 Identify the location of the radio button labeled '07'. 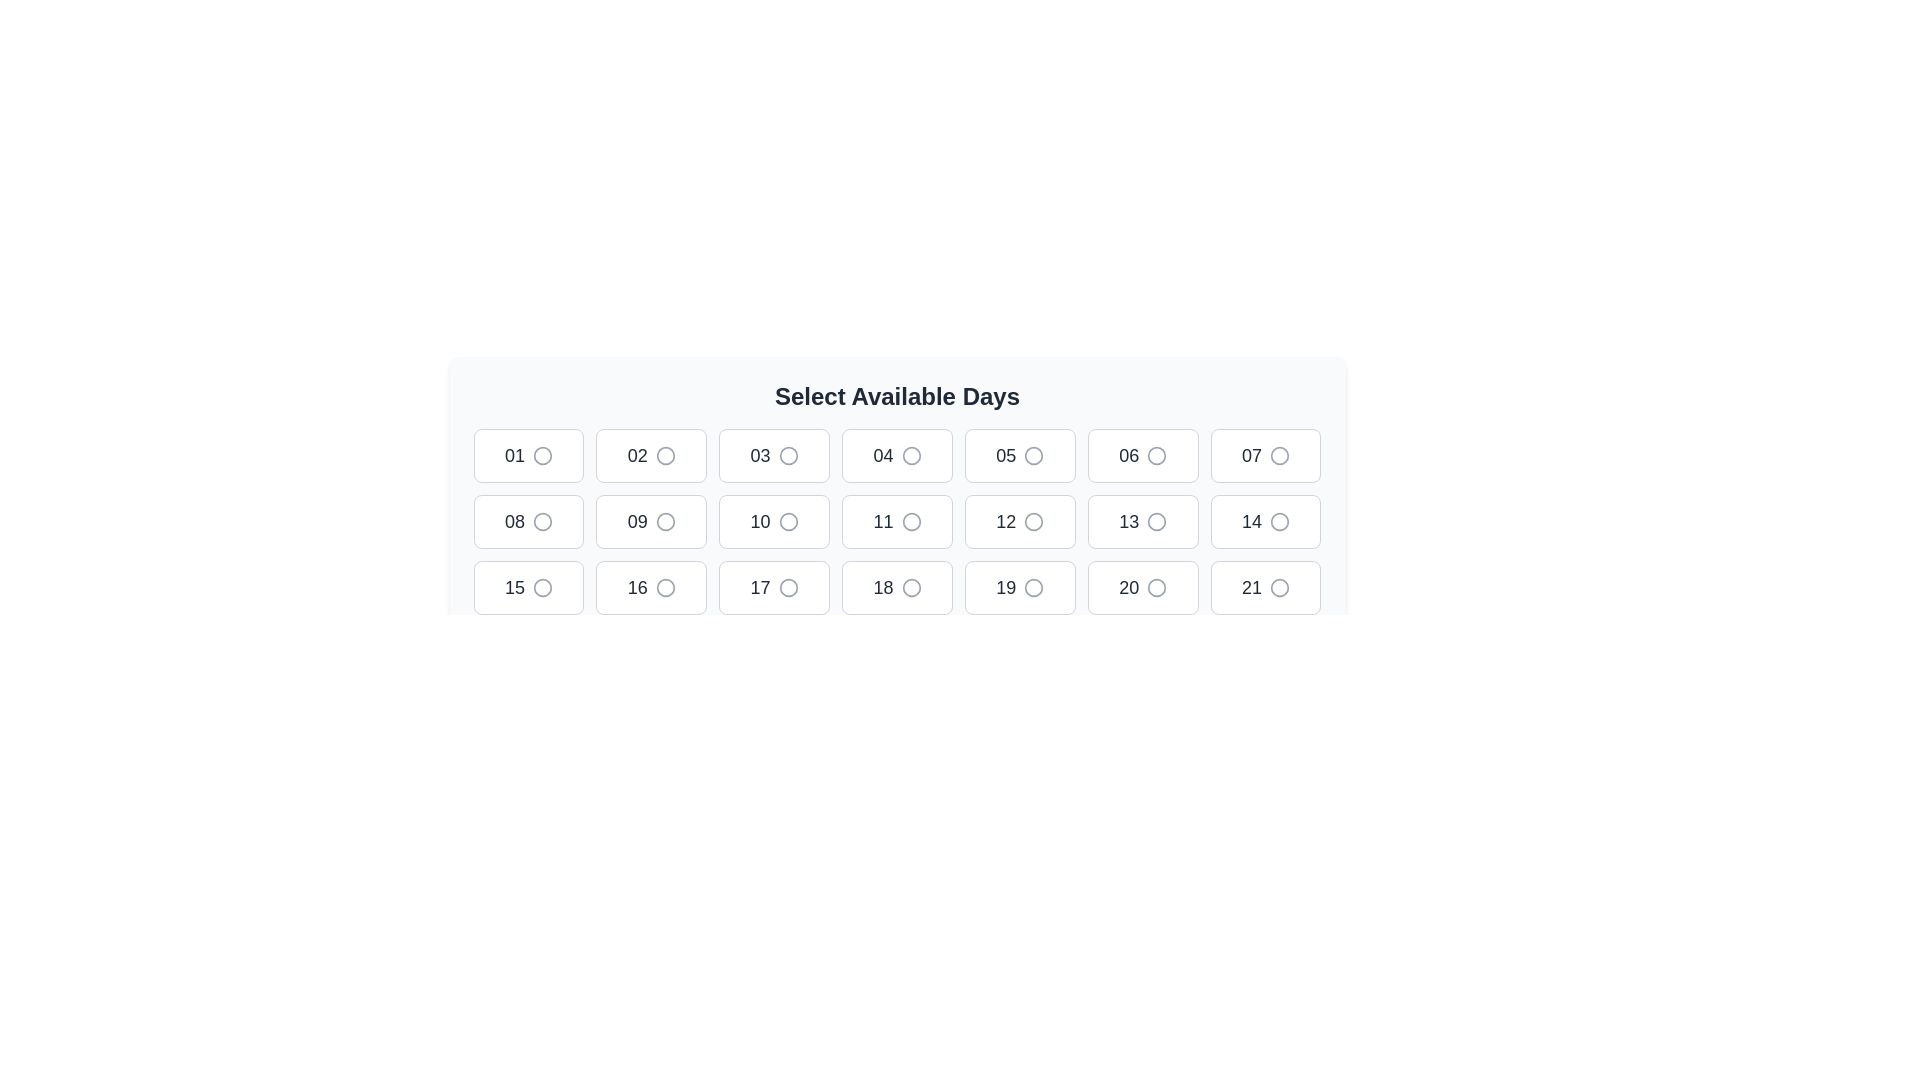
(1265, 455).